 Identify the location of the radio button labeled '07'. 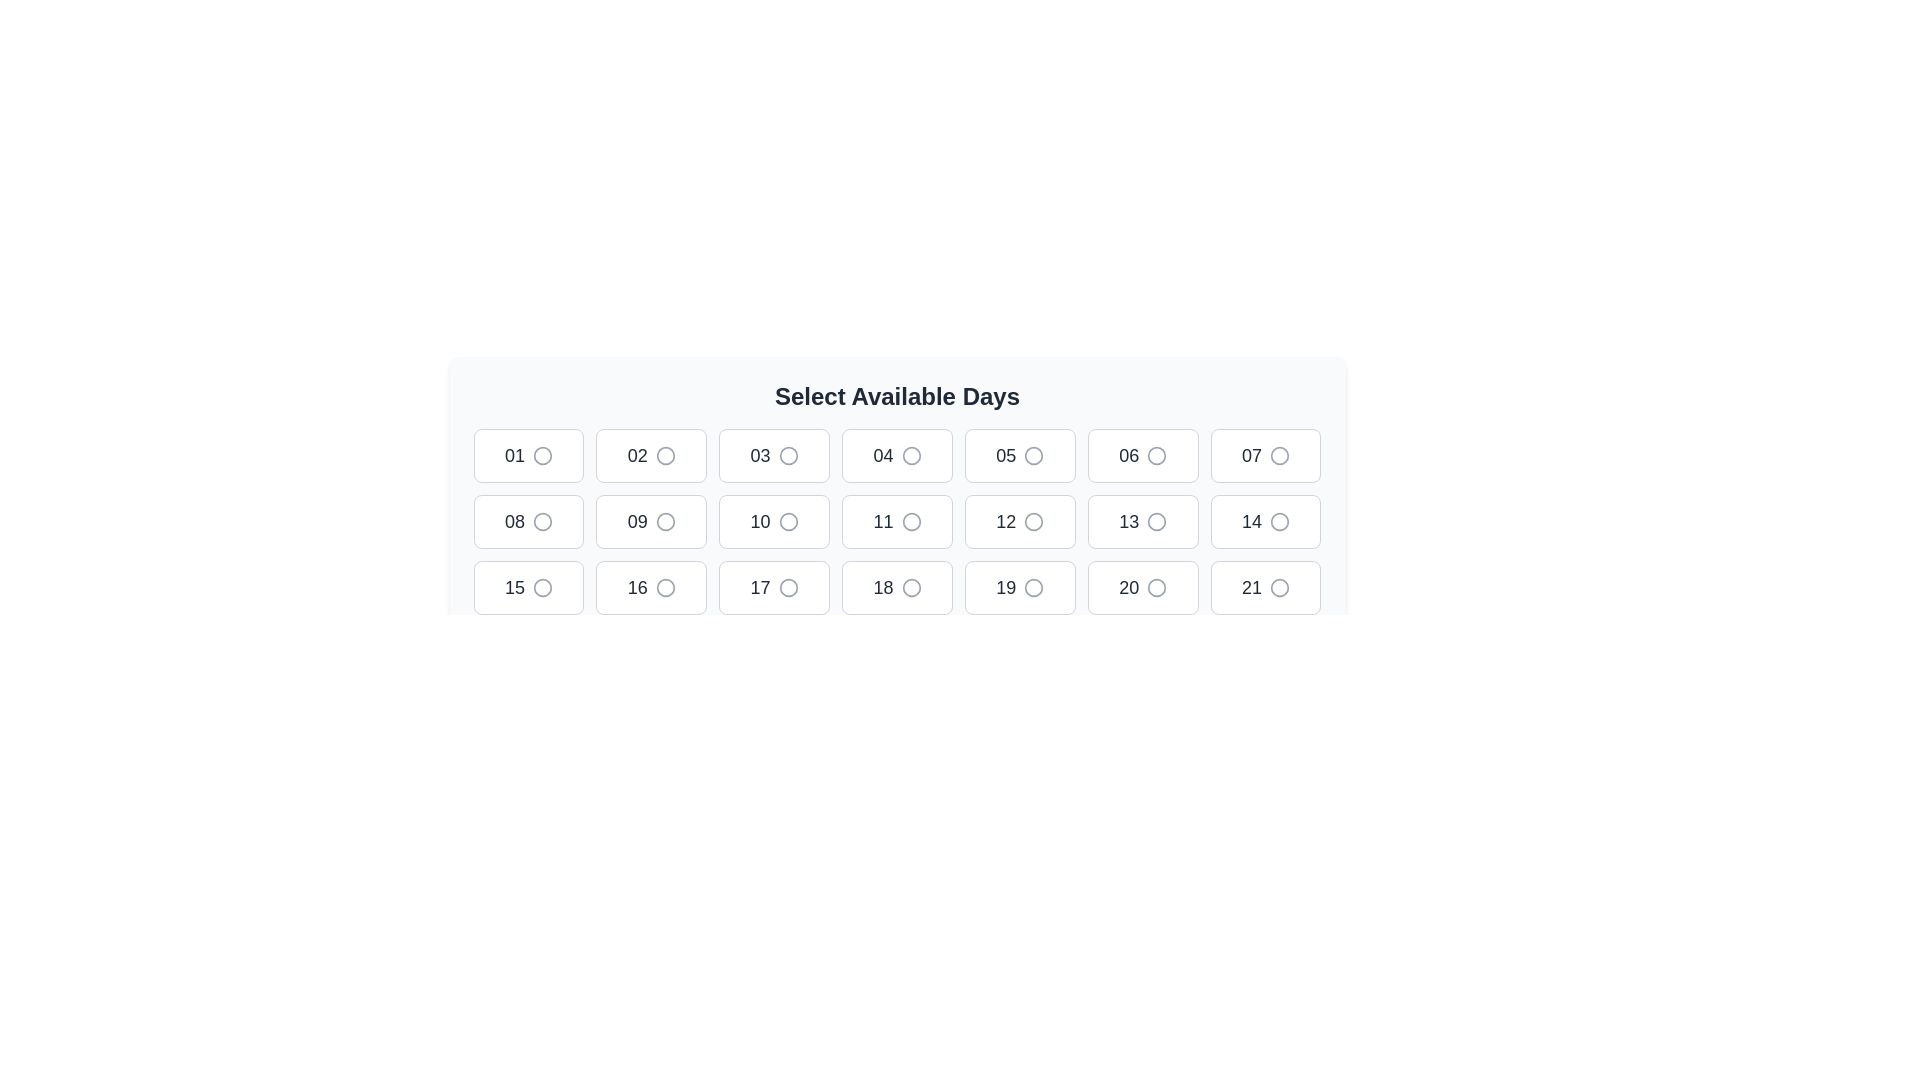
(1265, 455).